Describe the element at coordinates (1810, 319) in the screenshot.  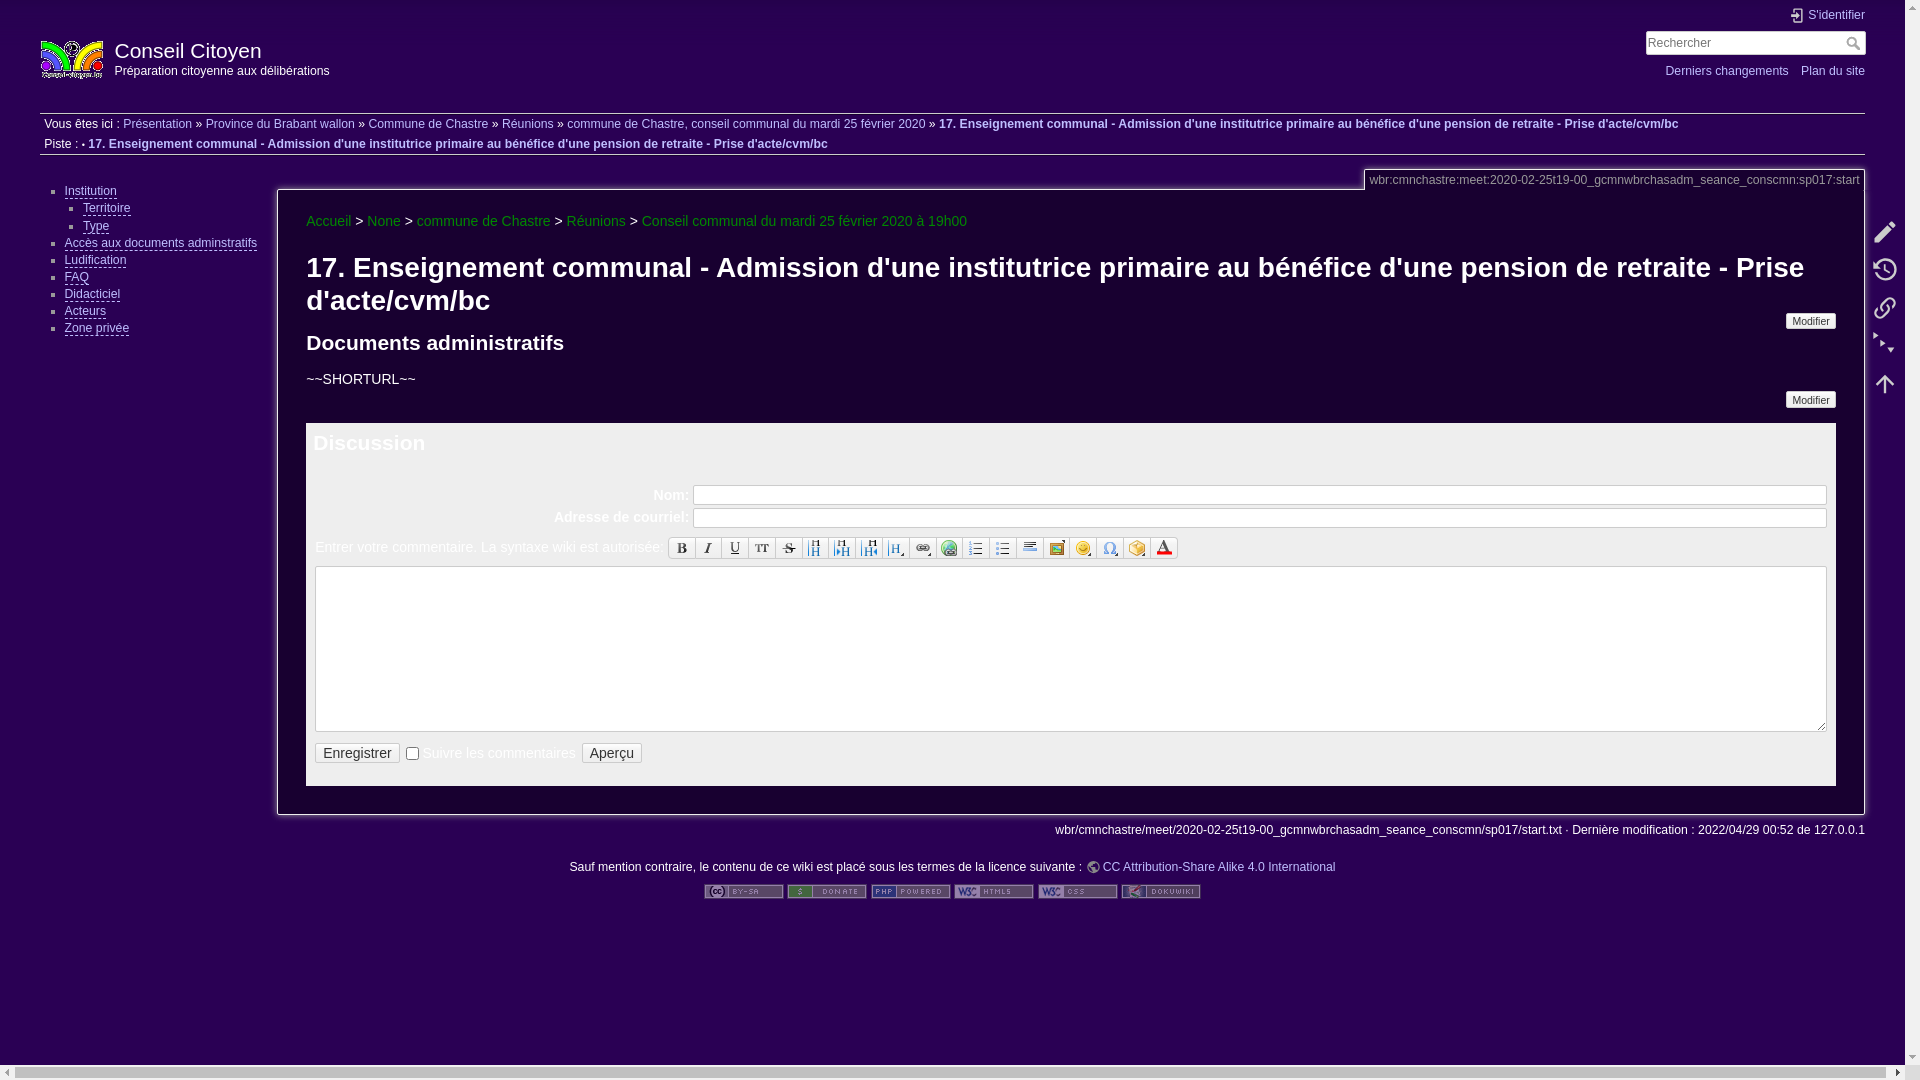
I see `'Modifier'` at that location.